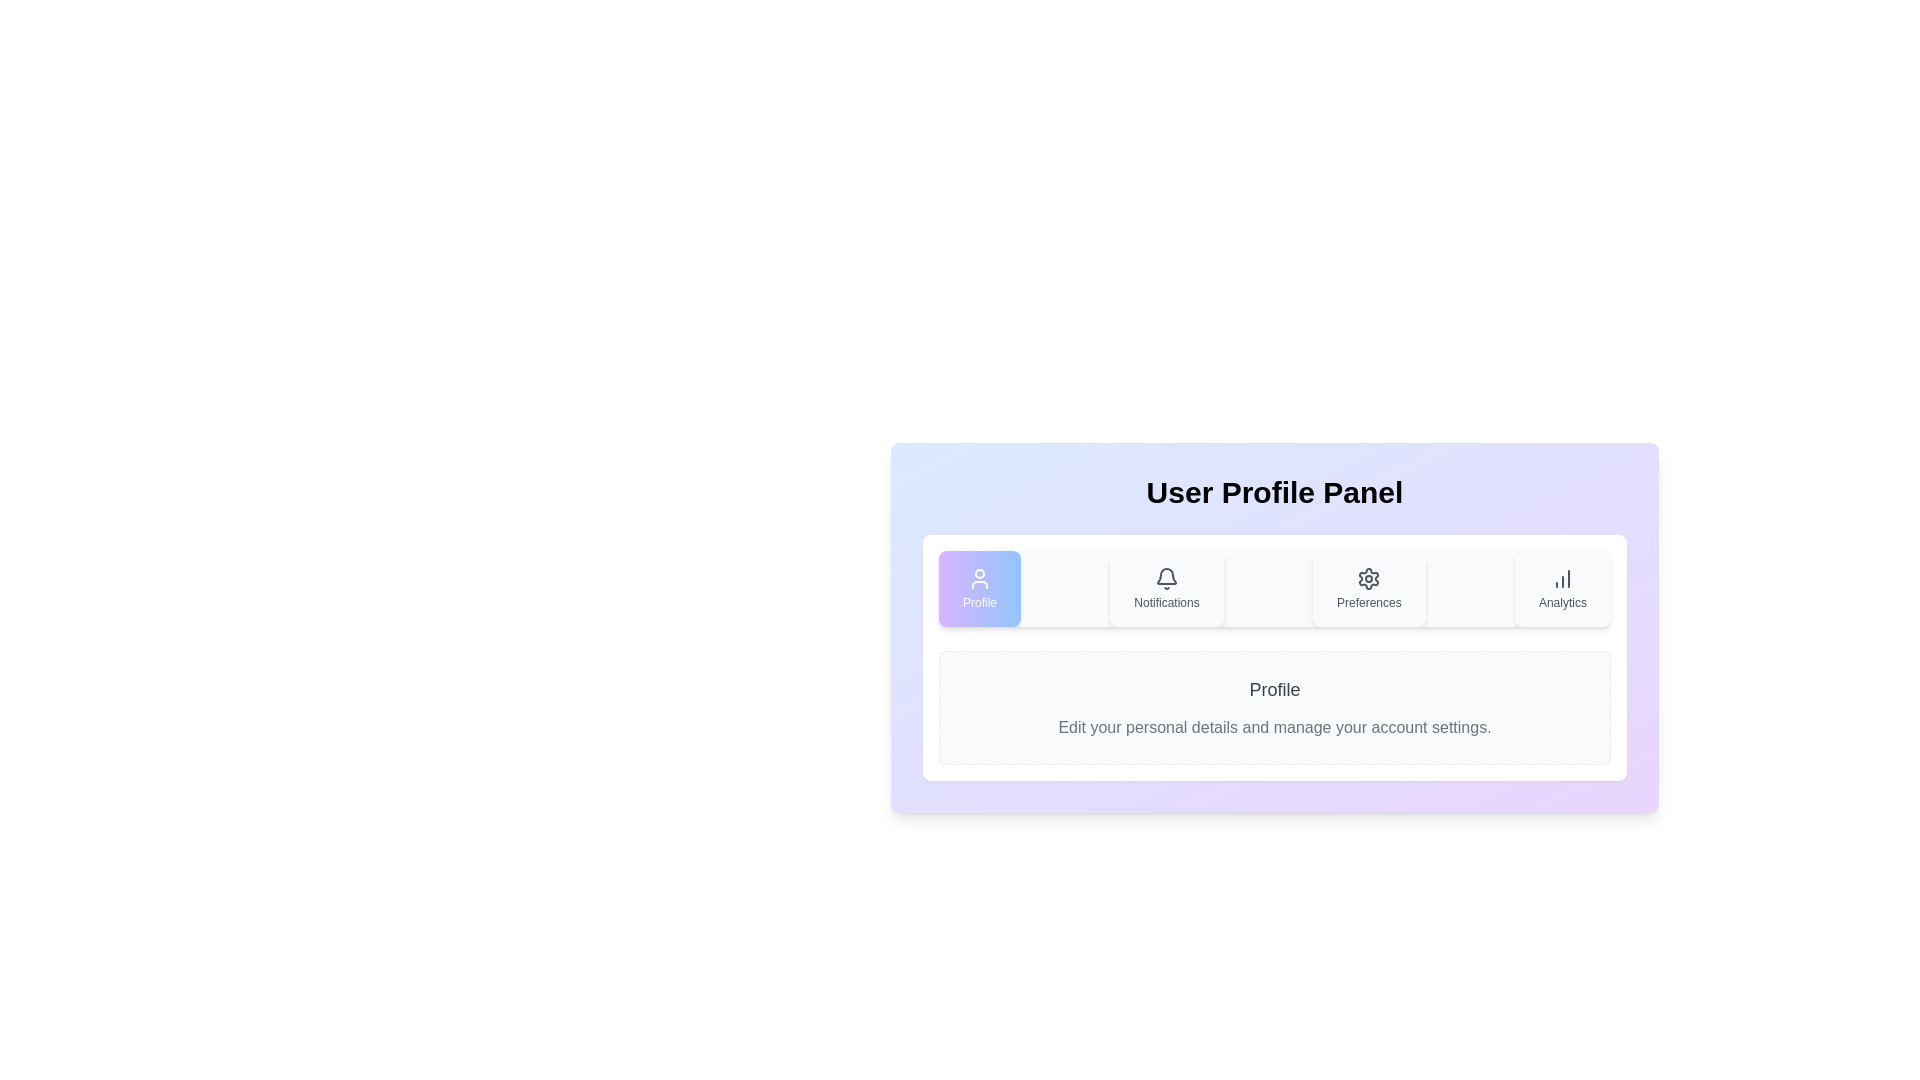 The image size is (1920, 1080). I want to click on the tab labeled Notifications to preview its interactive effect, so click(1166, 588).